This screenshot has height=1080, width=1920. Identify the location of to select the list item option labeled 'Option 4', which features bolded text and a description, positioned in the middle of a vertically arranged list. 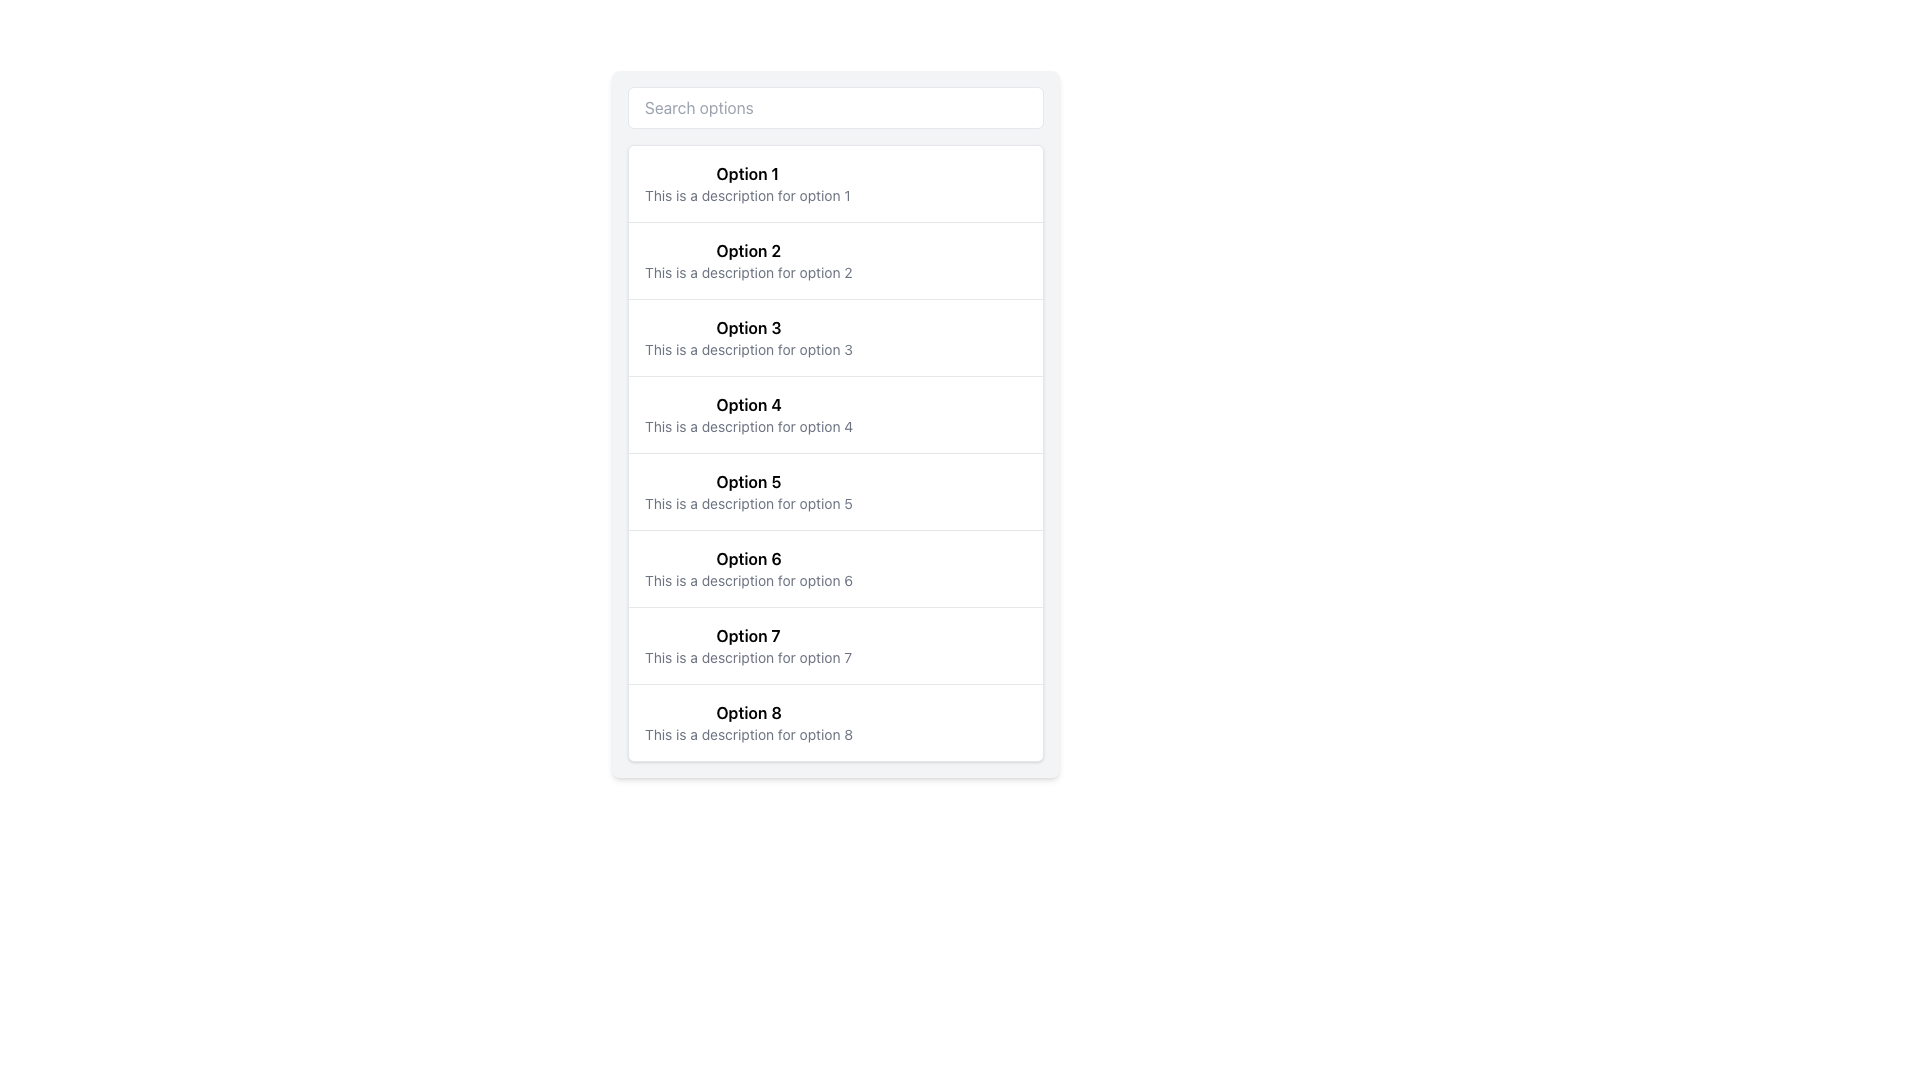
(835, 412).